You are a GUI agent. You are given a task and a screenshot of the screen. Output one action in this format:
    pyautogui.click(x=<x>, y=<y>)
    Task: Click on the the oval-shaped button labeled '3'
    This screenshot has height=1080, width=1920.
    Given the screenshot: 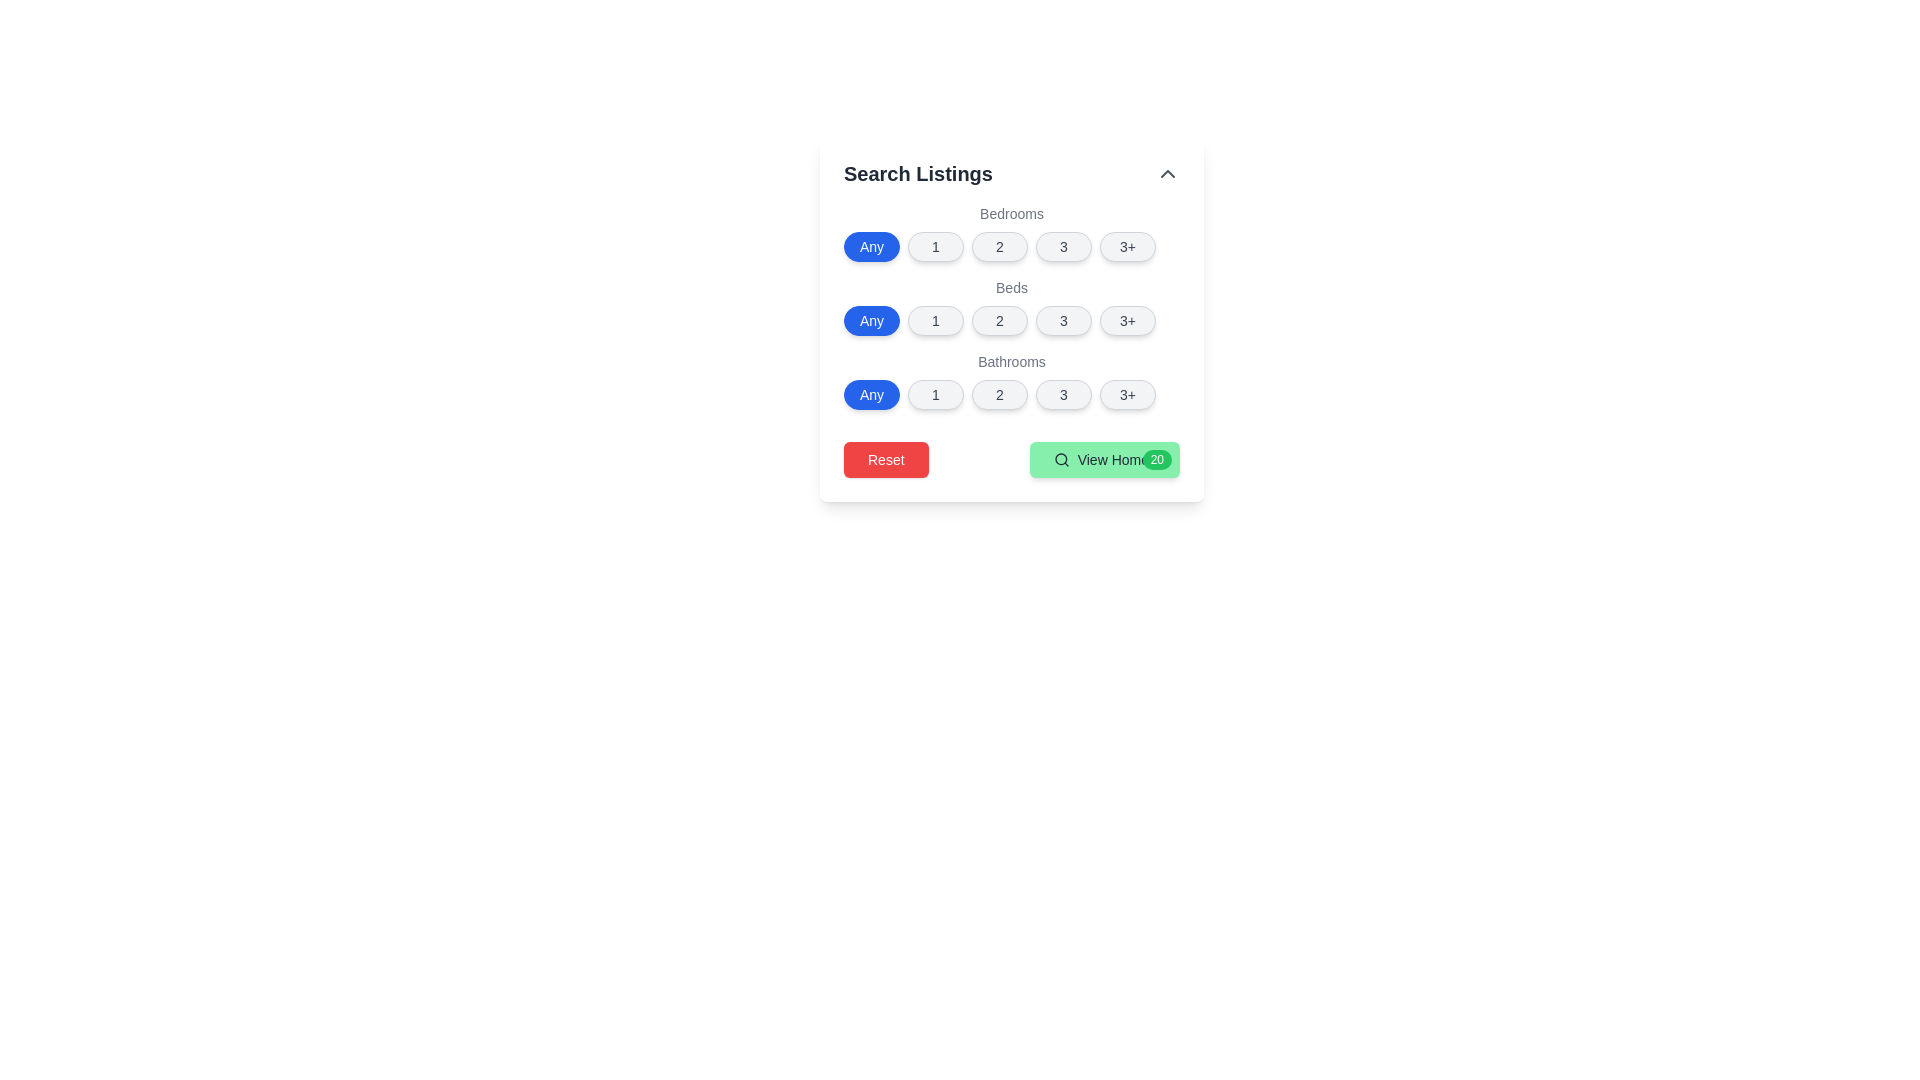 What is the action you would take?
    pyautogui.click(x=1063, y=245)
    